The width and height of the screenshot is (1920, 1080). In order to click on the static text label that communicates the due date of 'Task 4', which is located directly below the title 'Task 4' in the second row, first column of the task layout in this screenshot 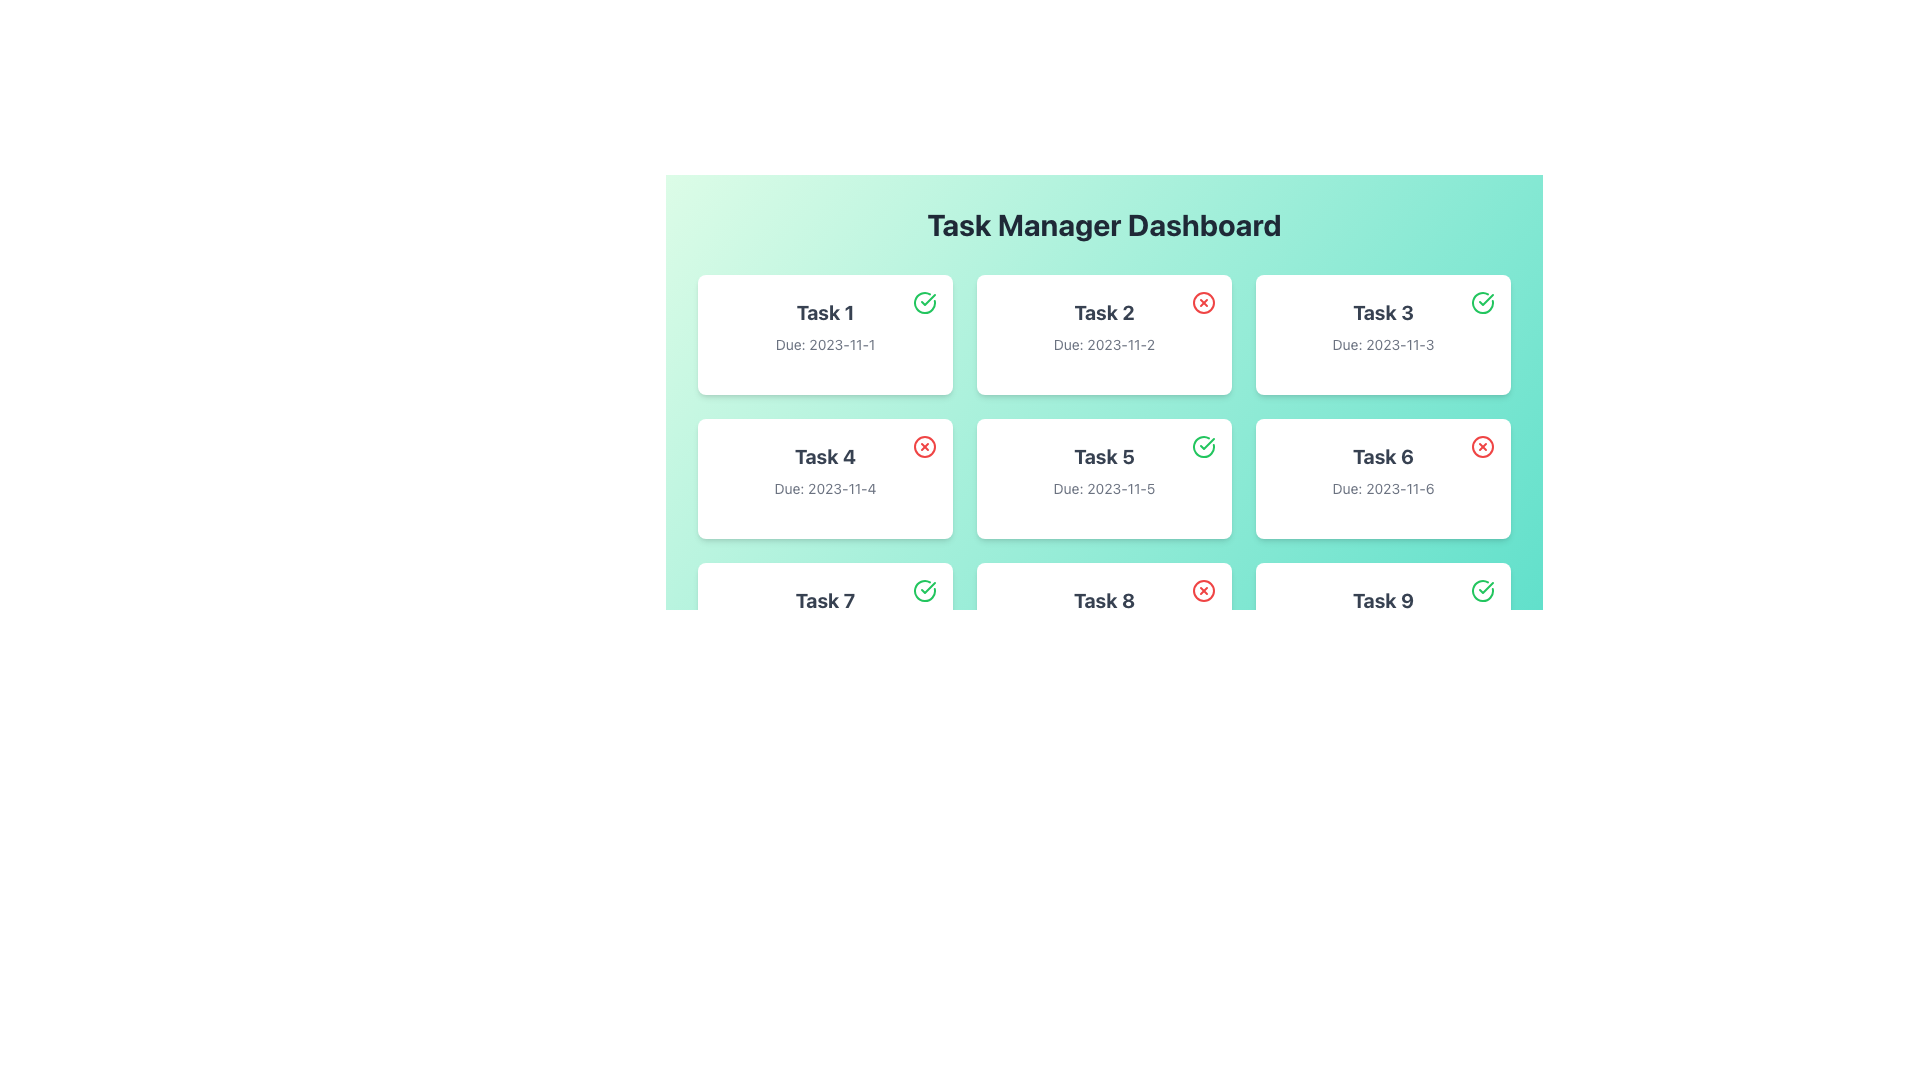, I will do `click(825, 489)`.